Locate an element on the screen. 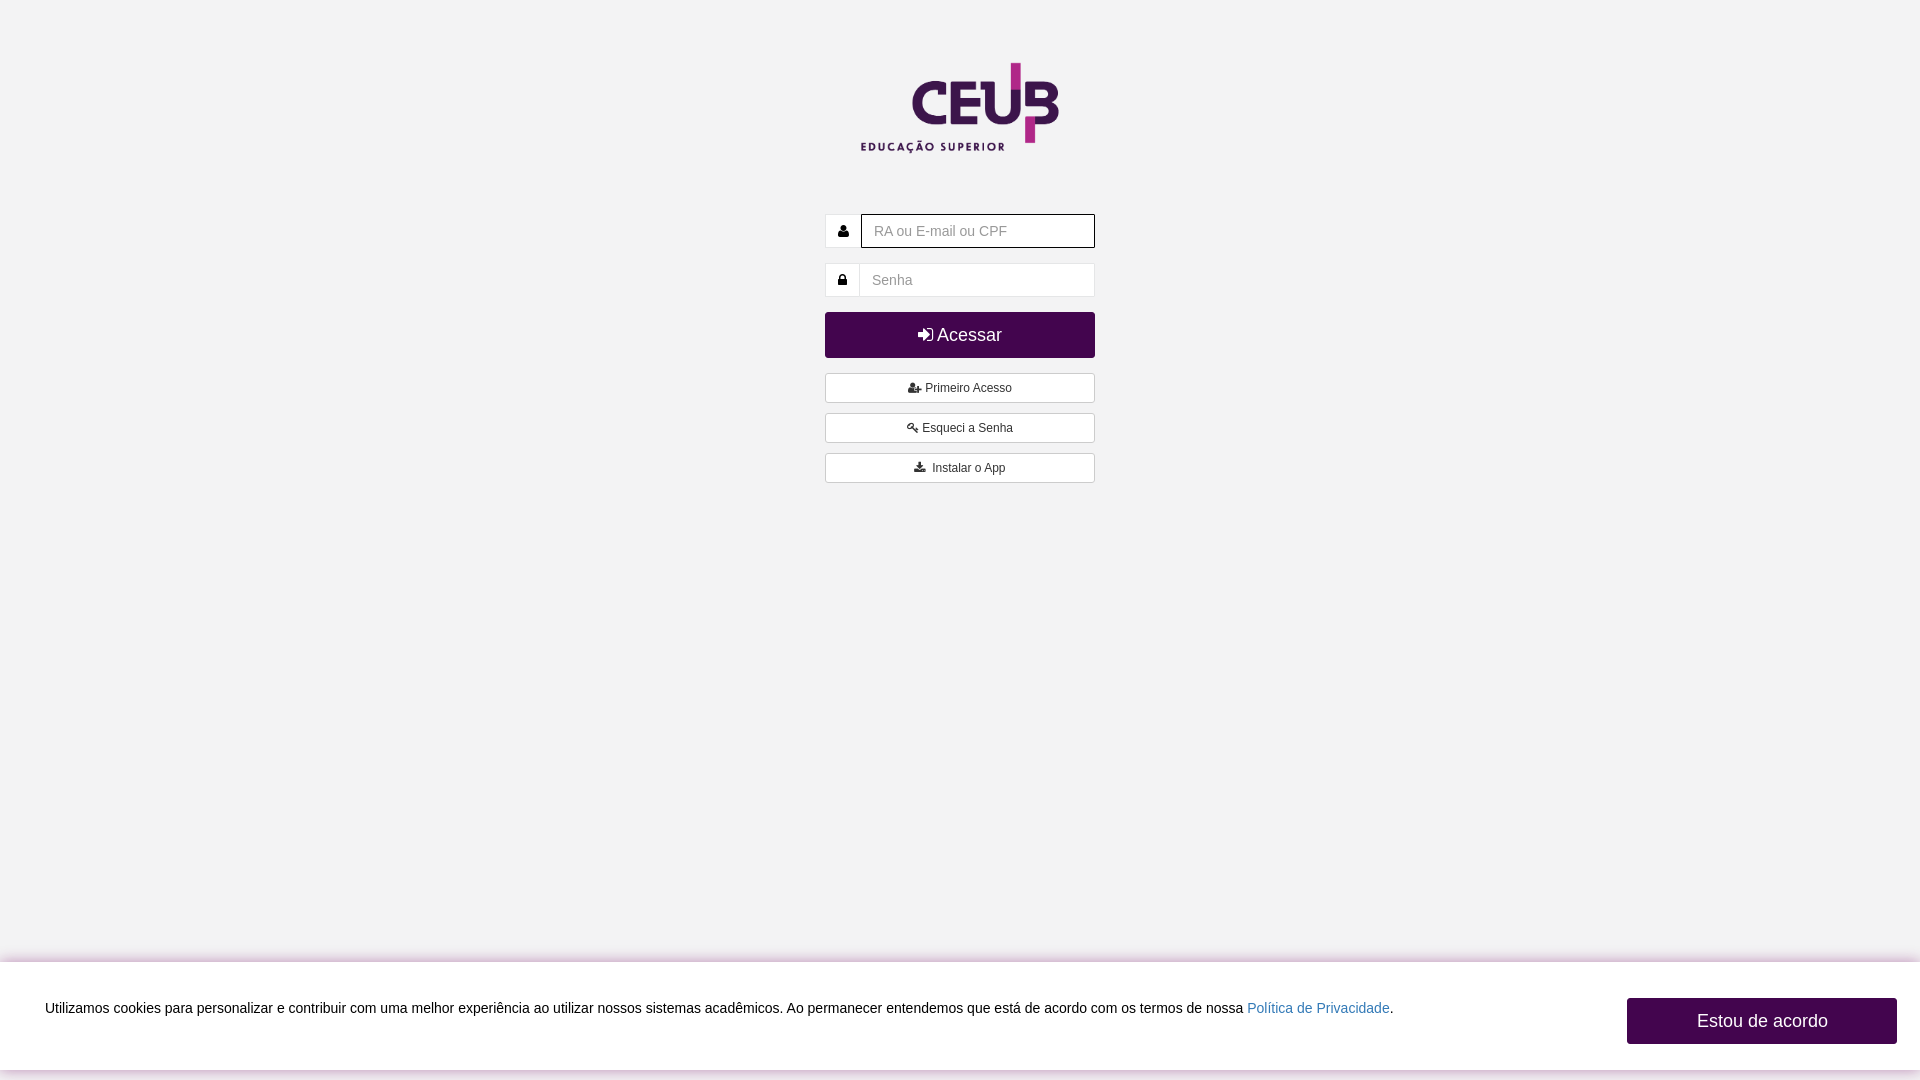 This screenshot has width=1920, height=1080. ' Primeiro Acesso' is located at coordinates (960, 388).